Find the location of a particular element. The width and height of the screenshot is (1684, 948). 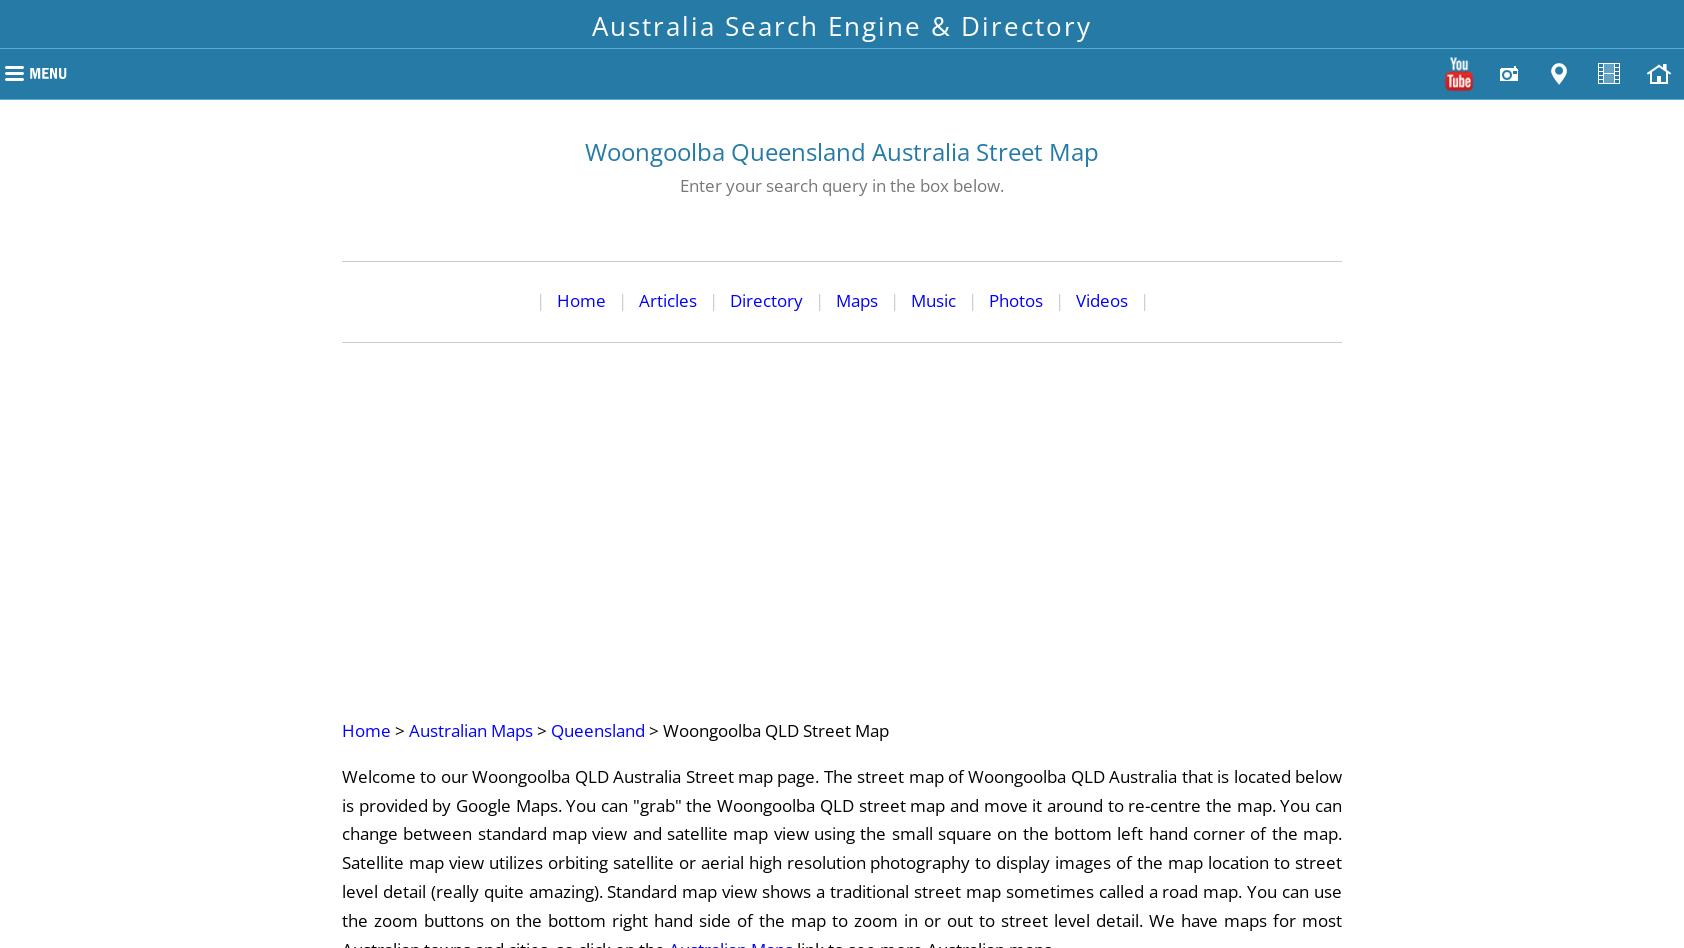

'Queensland' is located at coordinates (596, 729).